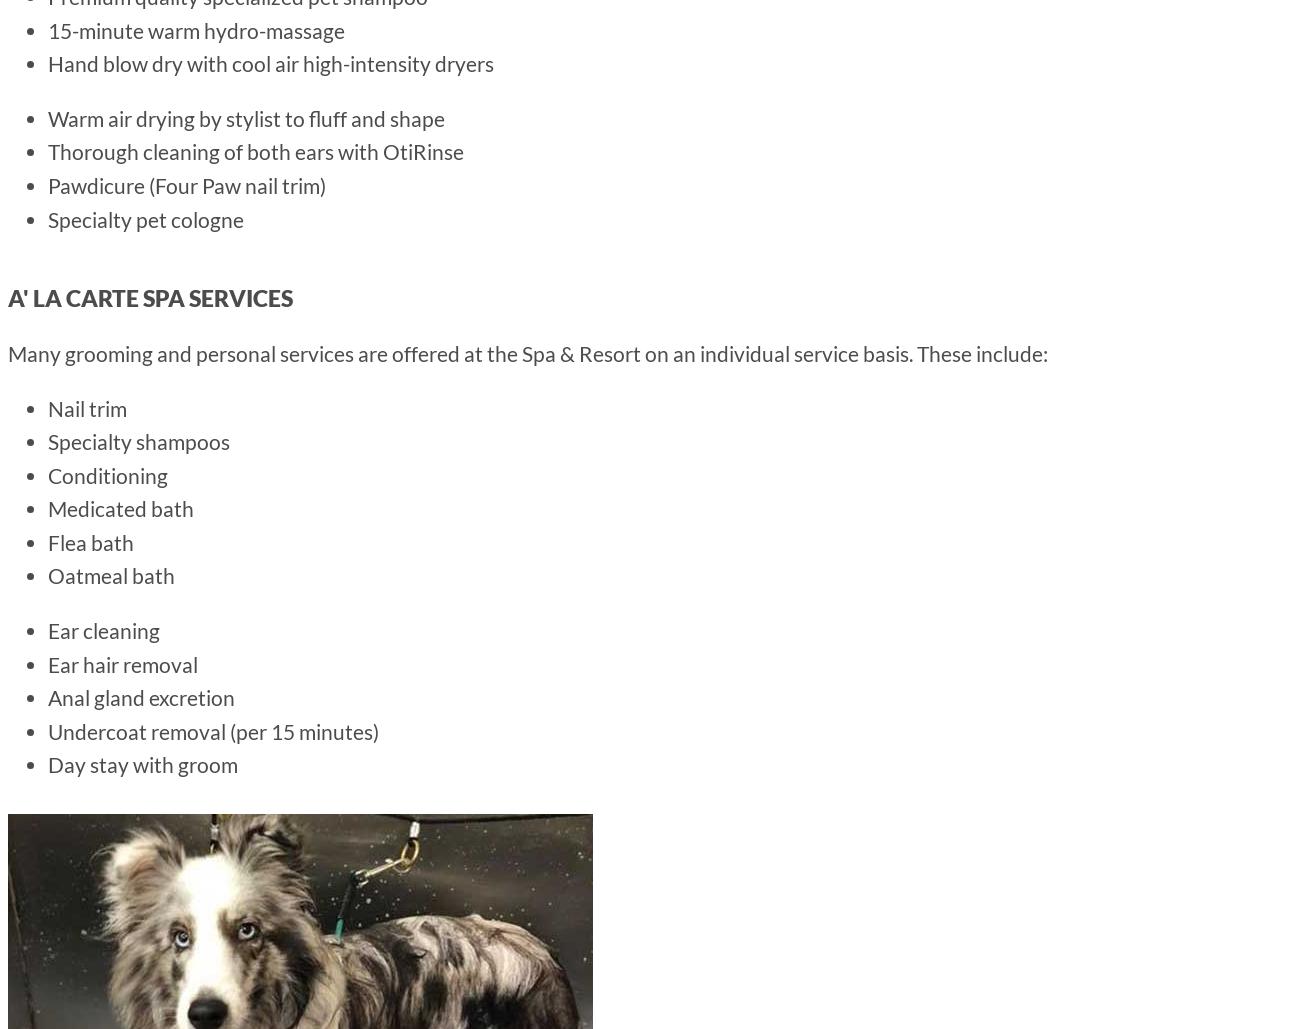 Image resolution: width=1300 pixels, height=1029 pixels. I want to click on 'Ear cleaning', so click(104, 630).